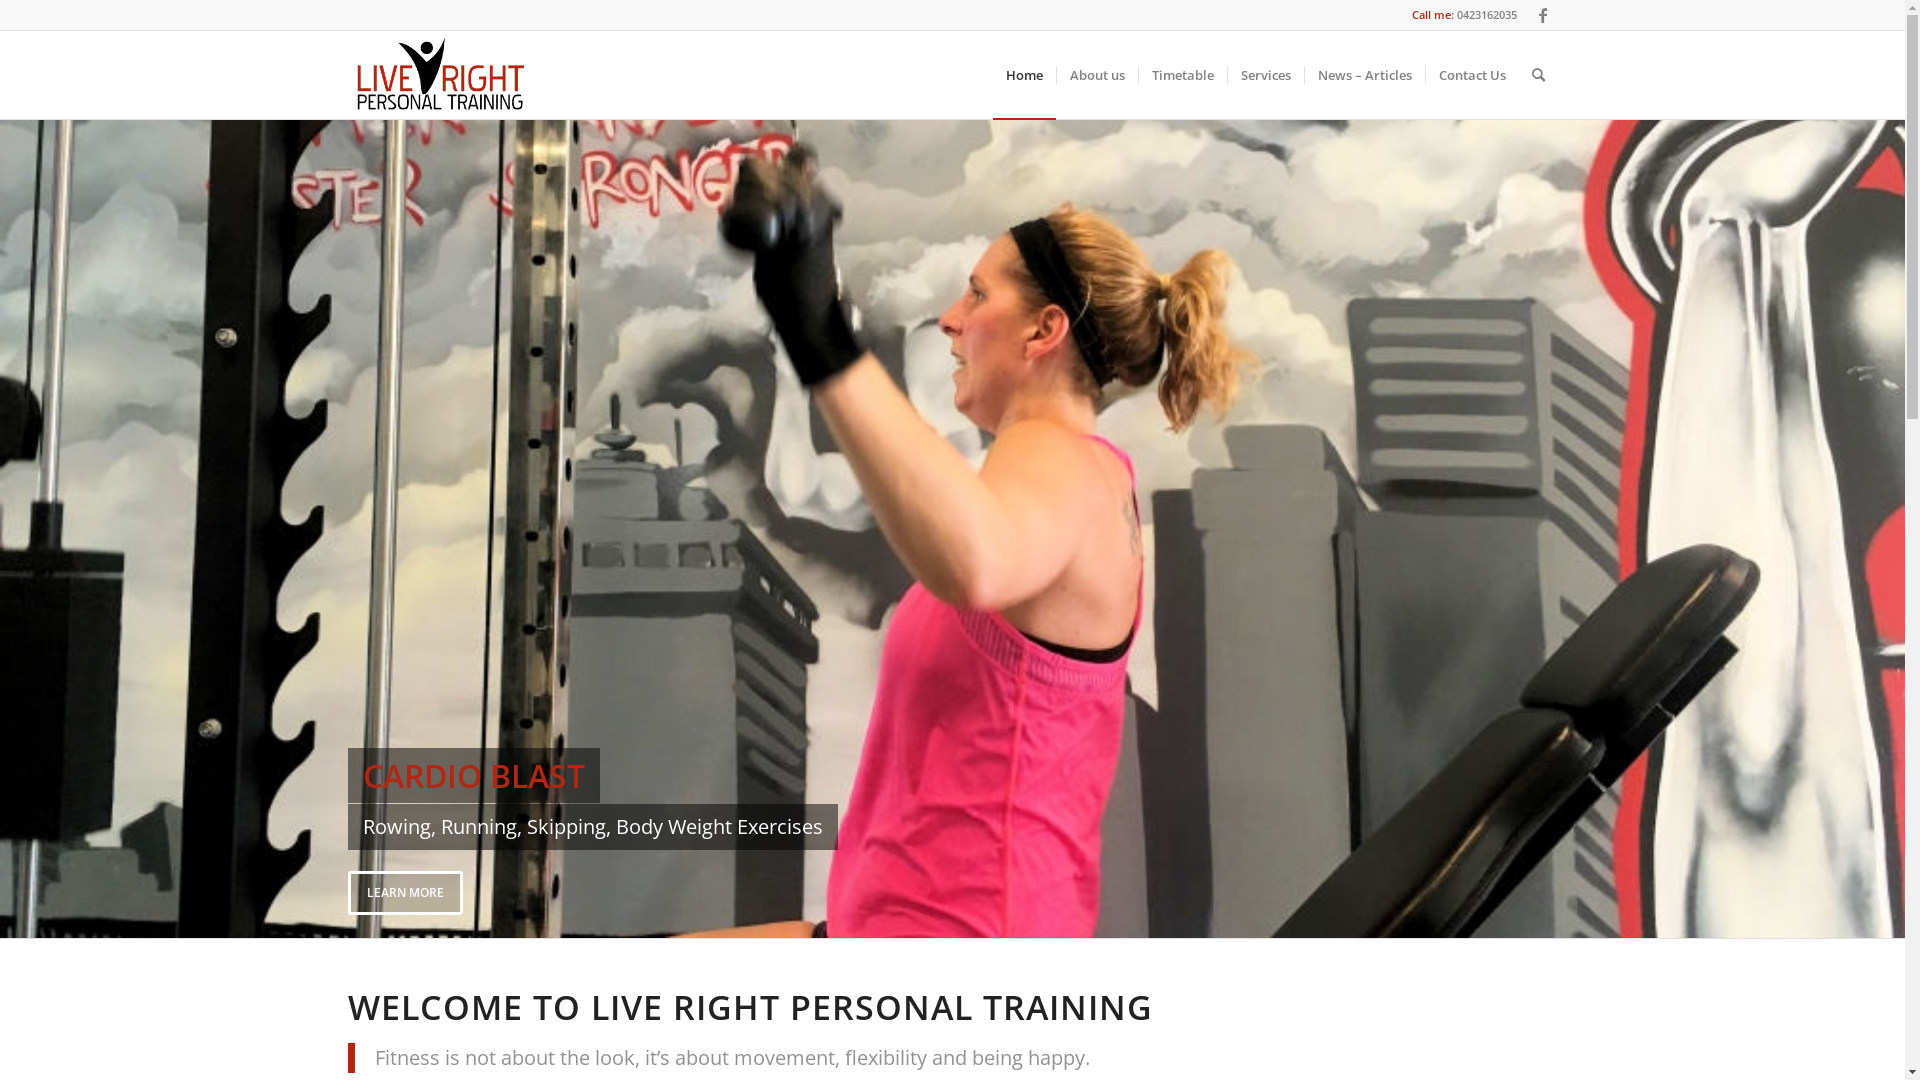 This screenshot has height=1080, width=1920. I want to click on 'Services', so click(1263, 73).